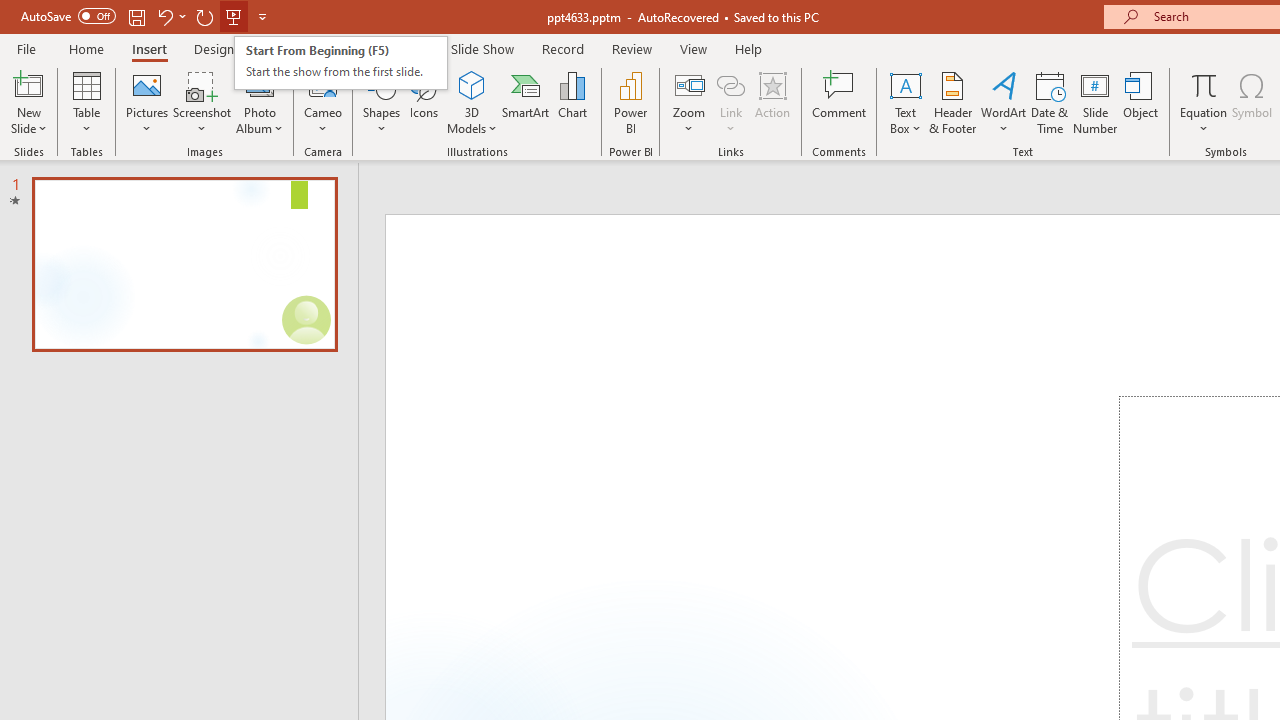  Describe the element at coordinates (1251, 103) in the screenshot. I see `'Symbol...'` at that location.